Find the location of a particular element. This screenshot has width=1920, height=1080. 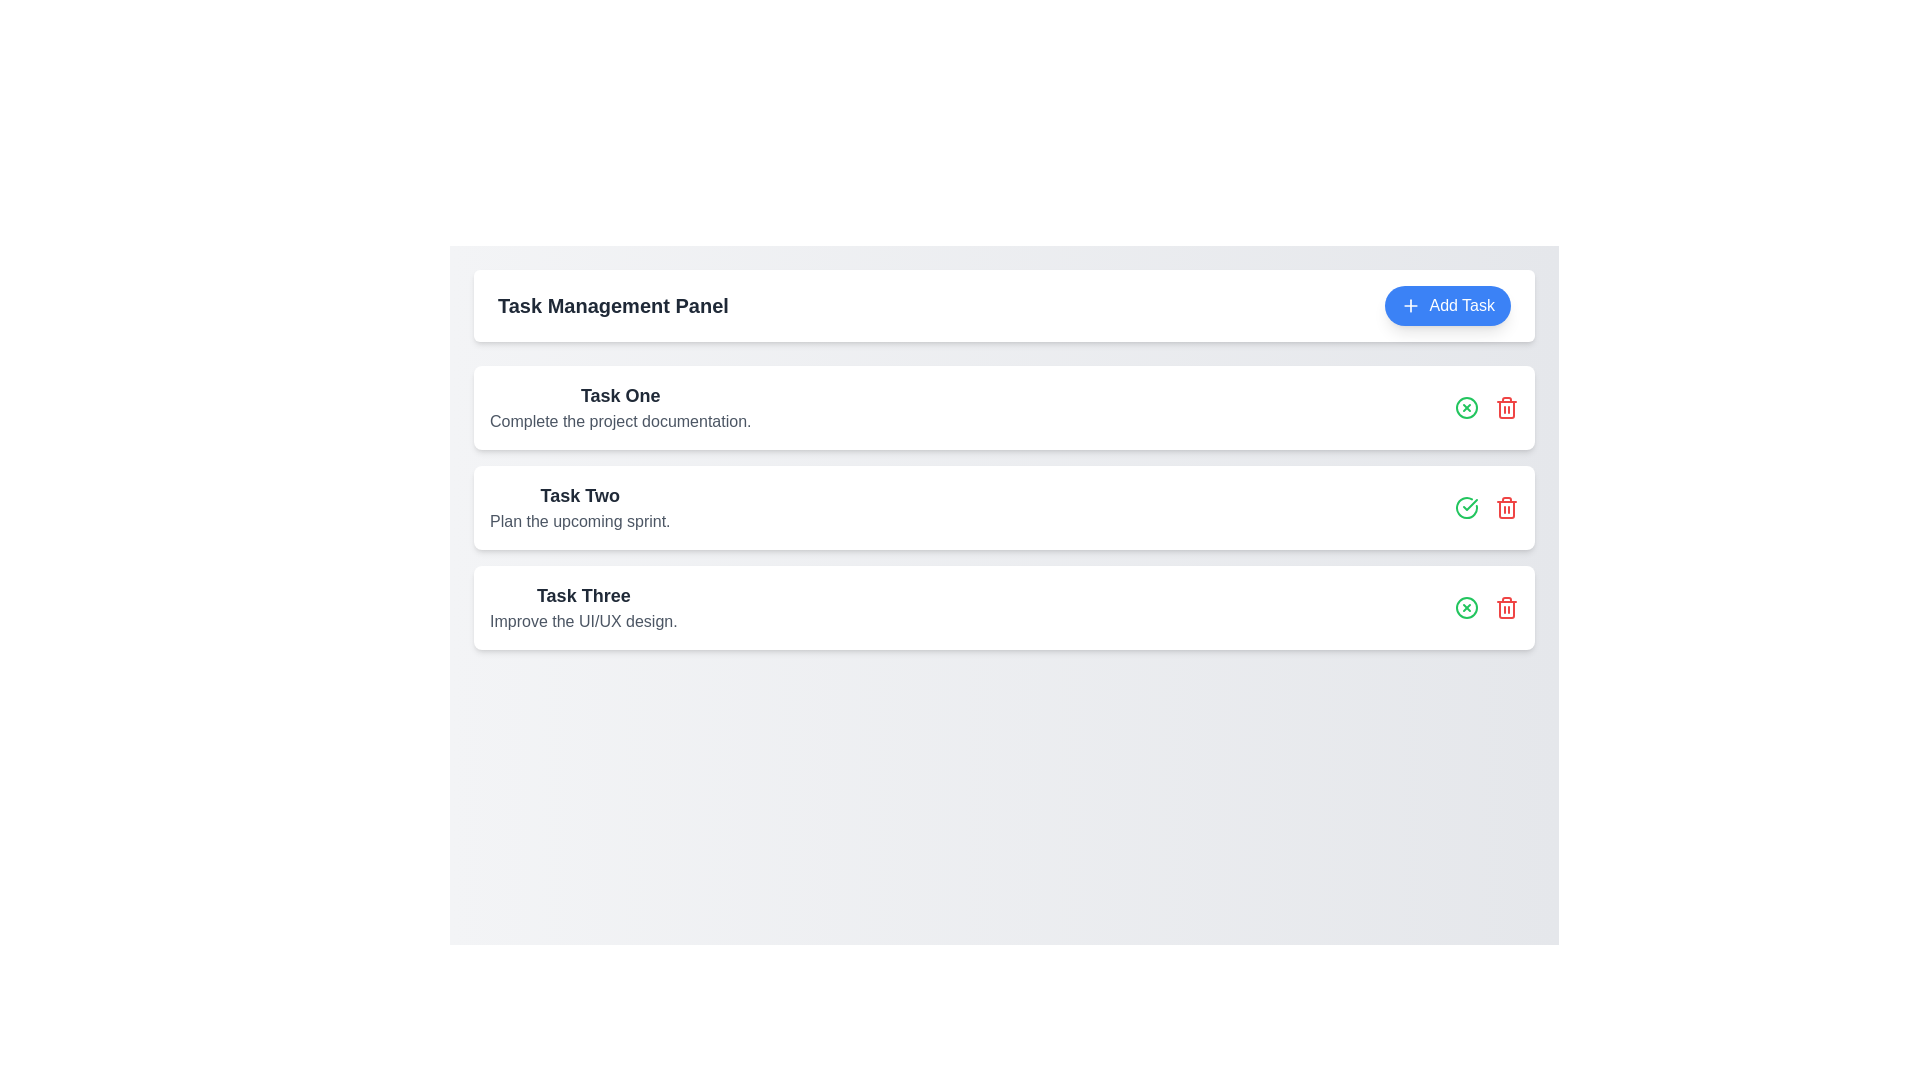

the Text element located directly below the 'Task Two' heading, which provides a descriptive detail or subtitle for the task is located at coordinates (579, 520).